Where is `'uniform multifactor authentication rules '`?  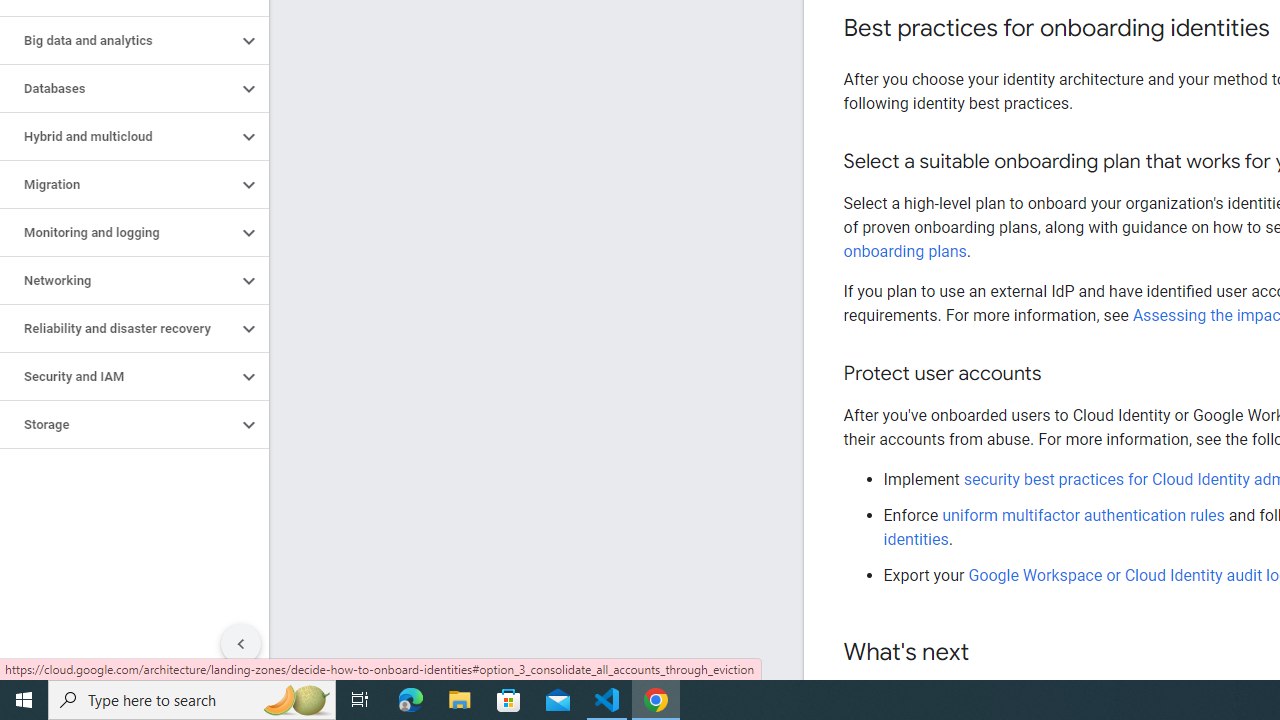 'uniform multifactor authentication rules ' is located at coordinates (1084, 514).